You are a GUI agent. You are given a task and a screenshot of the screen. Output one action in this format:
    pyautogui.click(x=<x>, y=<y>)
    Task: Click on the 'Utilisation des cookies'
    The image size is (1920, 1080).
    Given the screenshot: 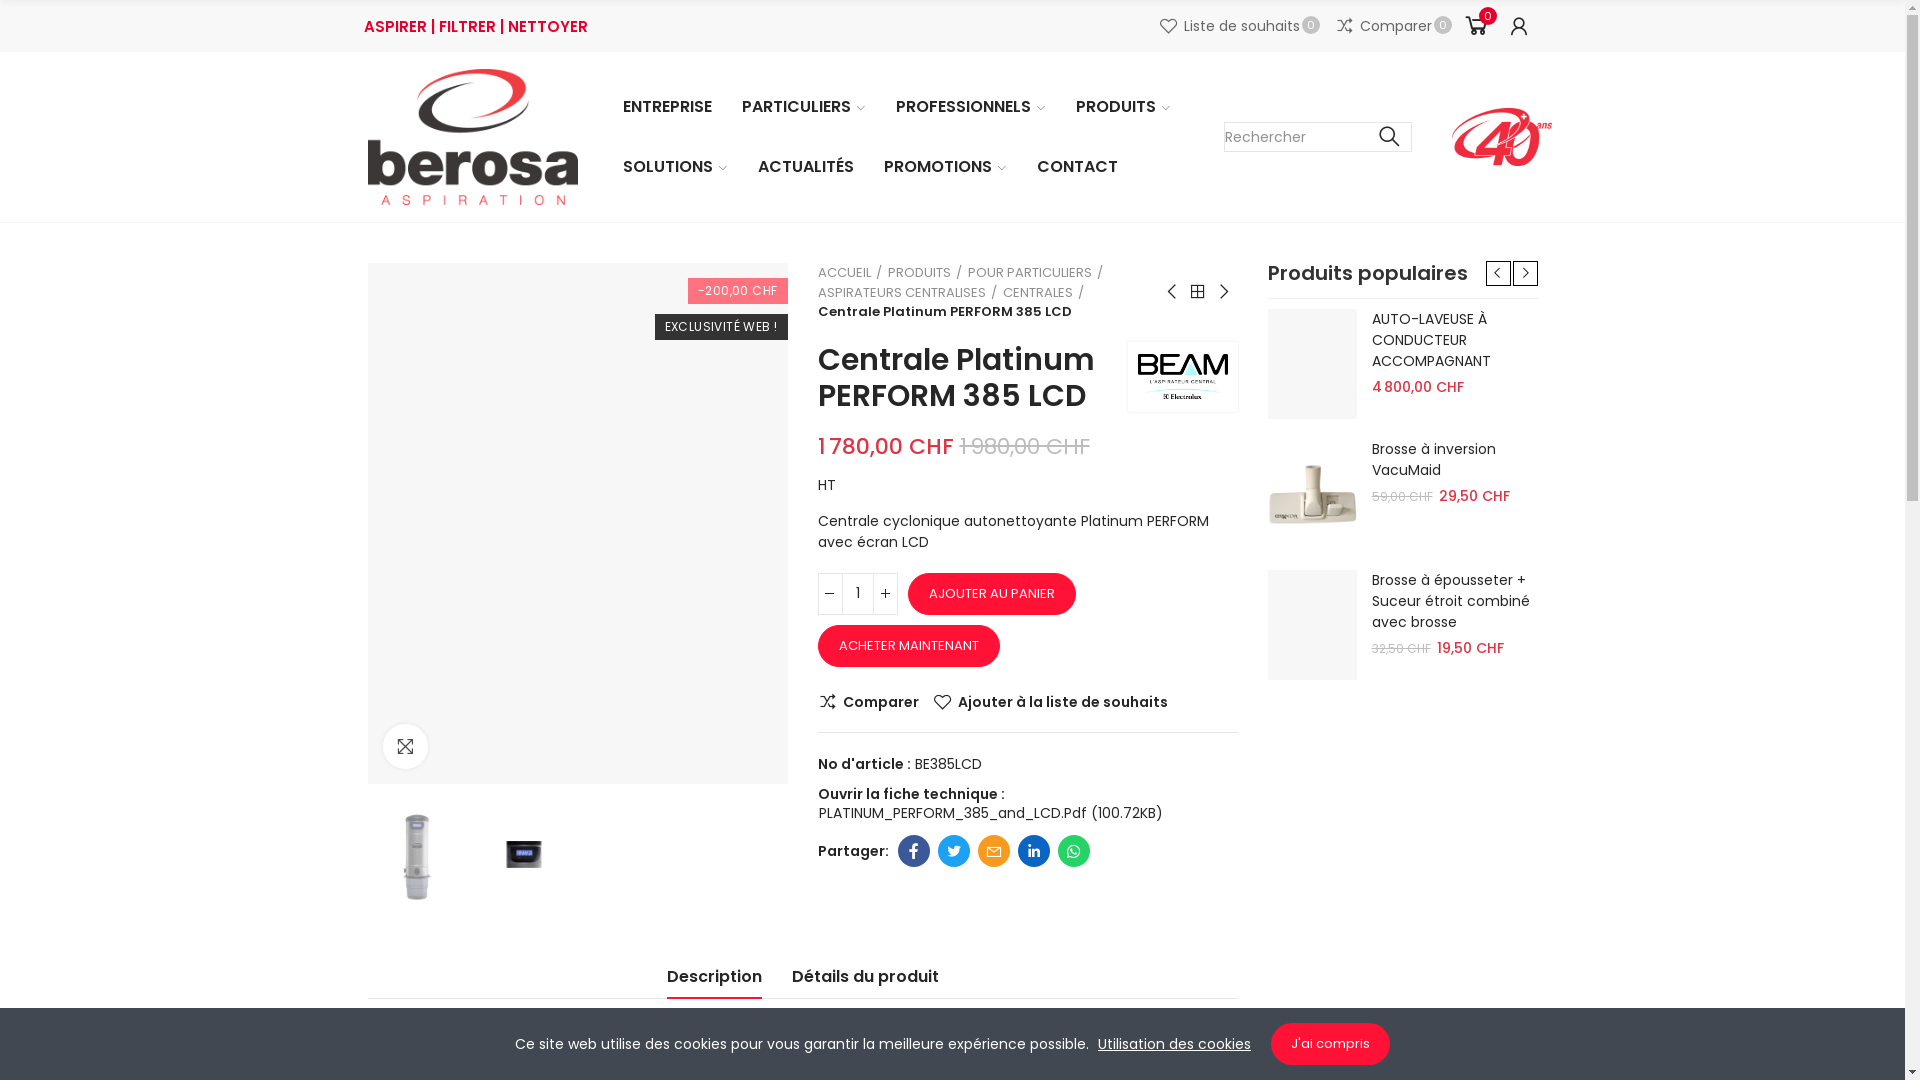 What is the action you would take?
    pyautogui.click(x=1174, y=1043)
    